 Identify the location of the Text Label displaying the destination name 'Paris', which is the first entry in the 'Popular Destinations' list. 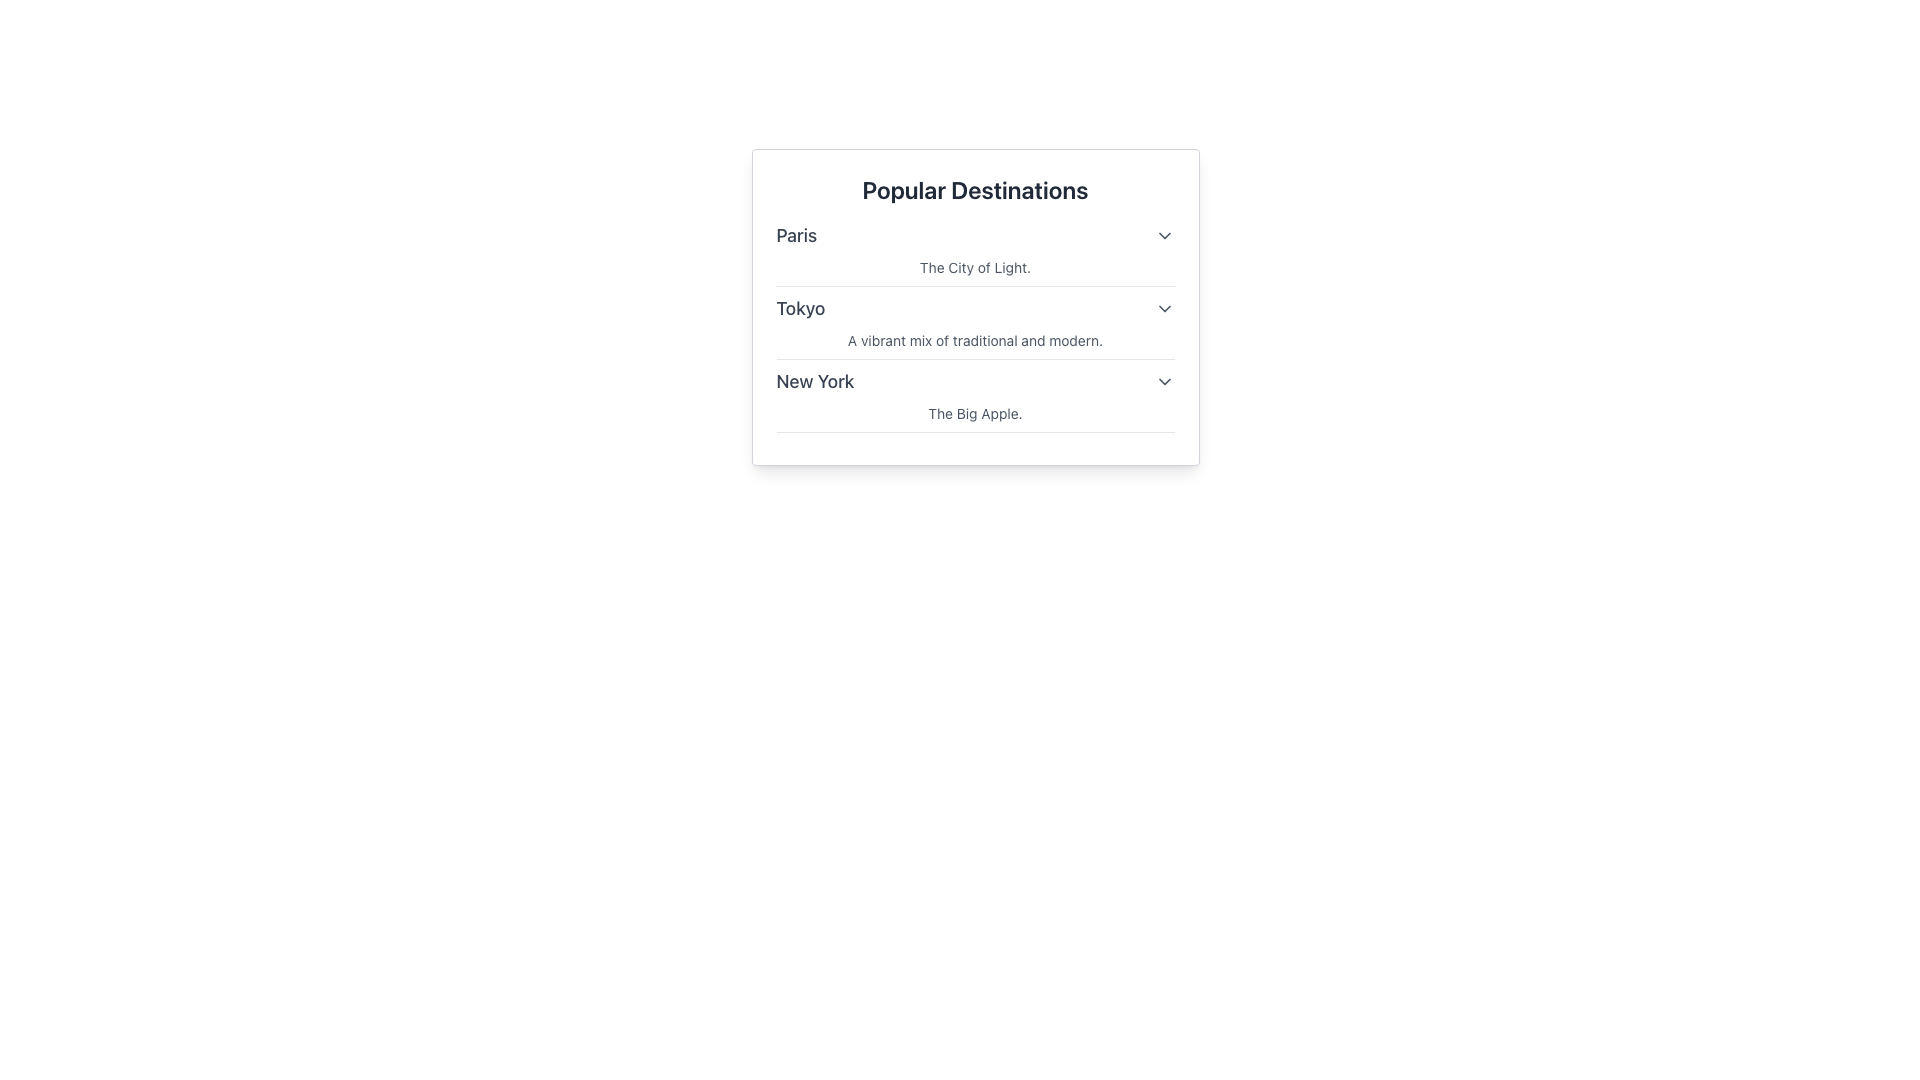
(795, 234).